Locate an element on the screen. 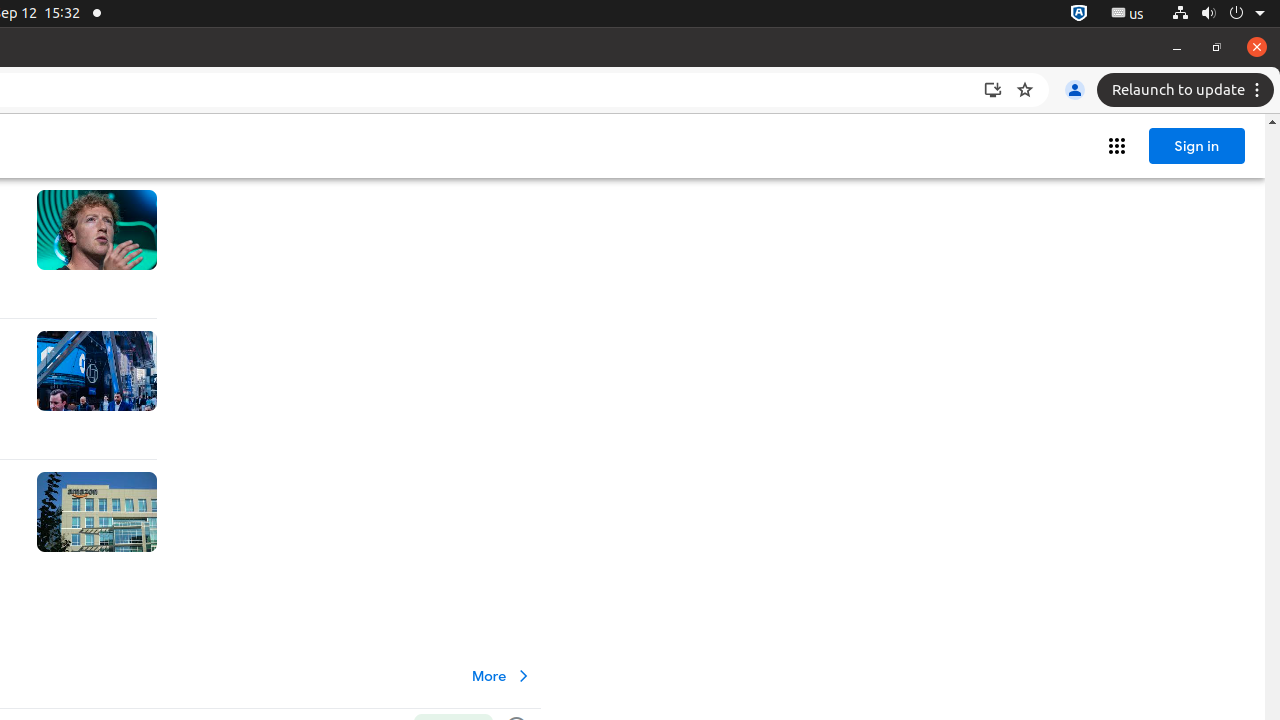  'Relaunch to update' is located at coordinates (1188, 90).